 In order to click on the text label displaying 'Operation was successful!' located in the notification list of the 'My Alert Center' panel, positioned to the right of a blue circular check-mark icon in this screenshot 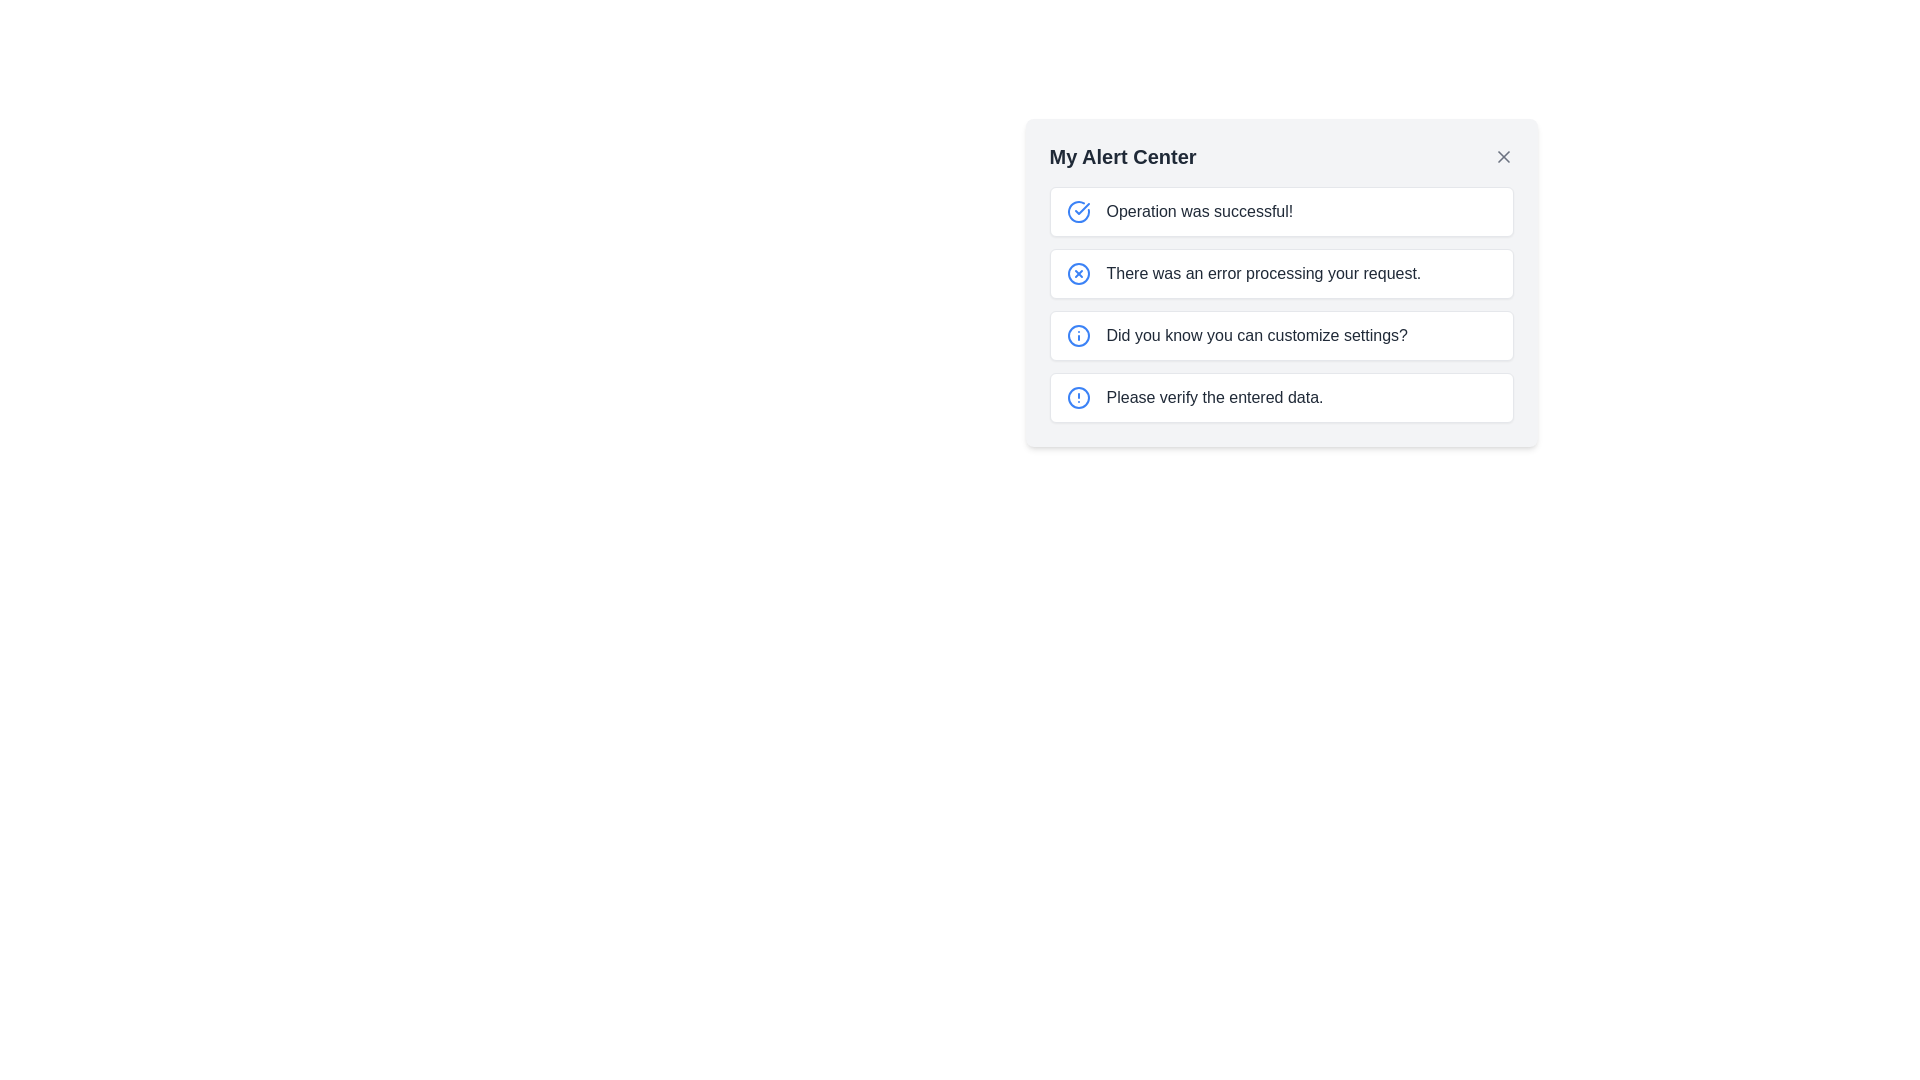, I will do `click(1199, 212)`.